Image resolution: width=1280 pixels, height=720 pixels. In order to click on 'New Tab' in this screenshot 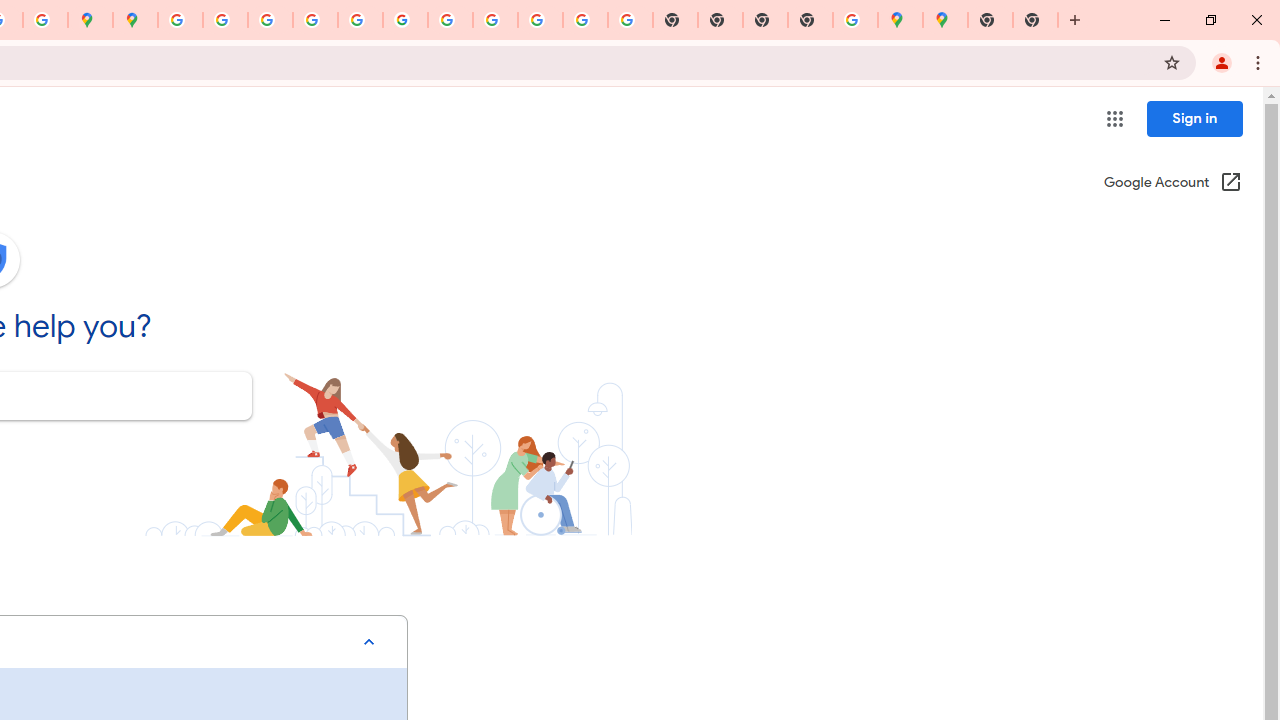, I will do `click(1035, 20)`.